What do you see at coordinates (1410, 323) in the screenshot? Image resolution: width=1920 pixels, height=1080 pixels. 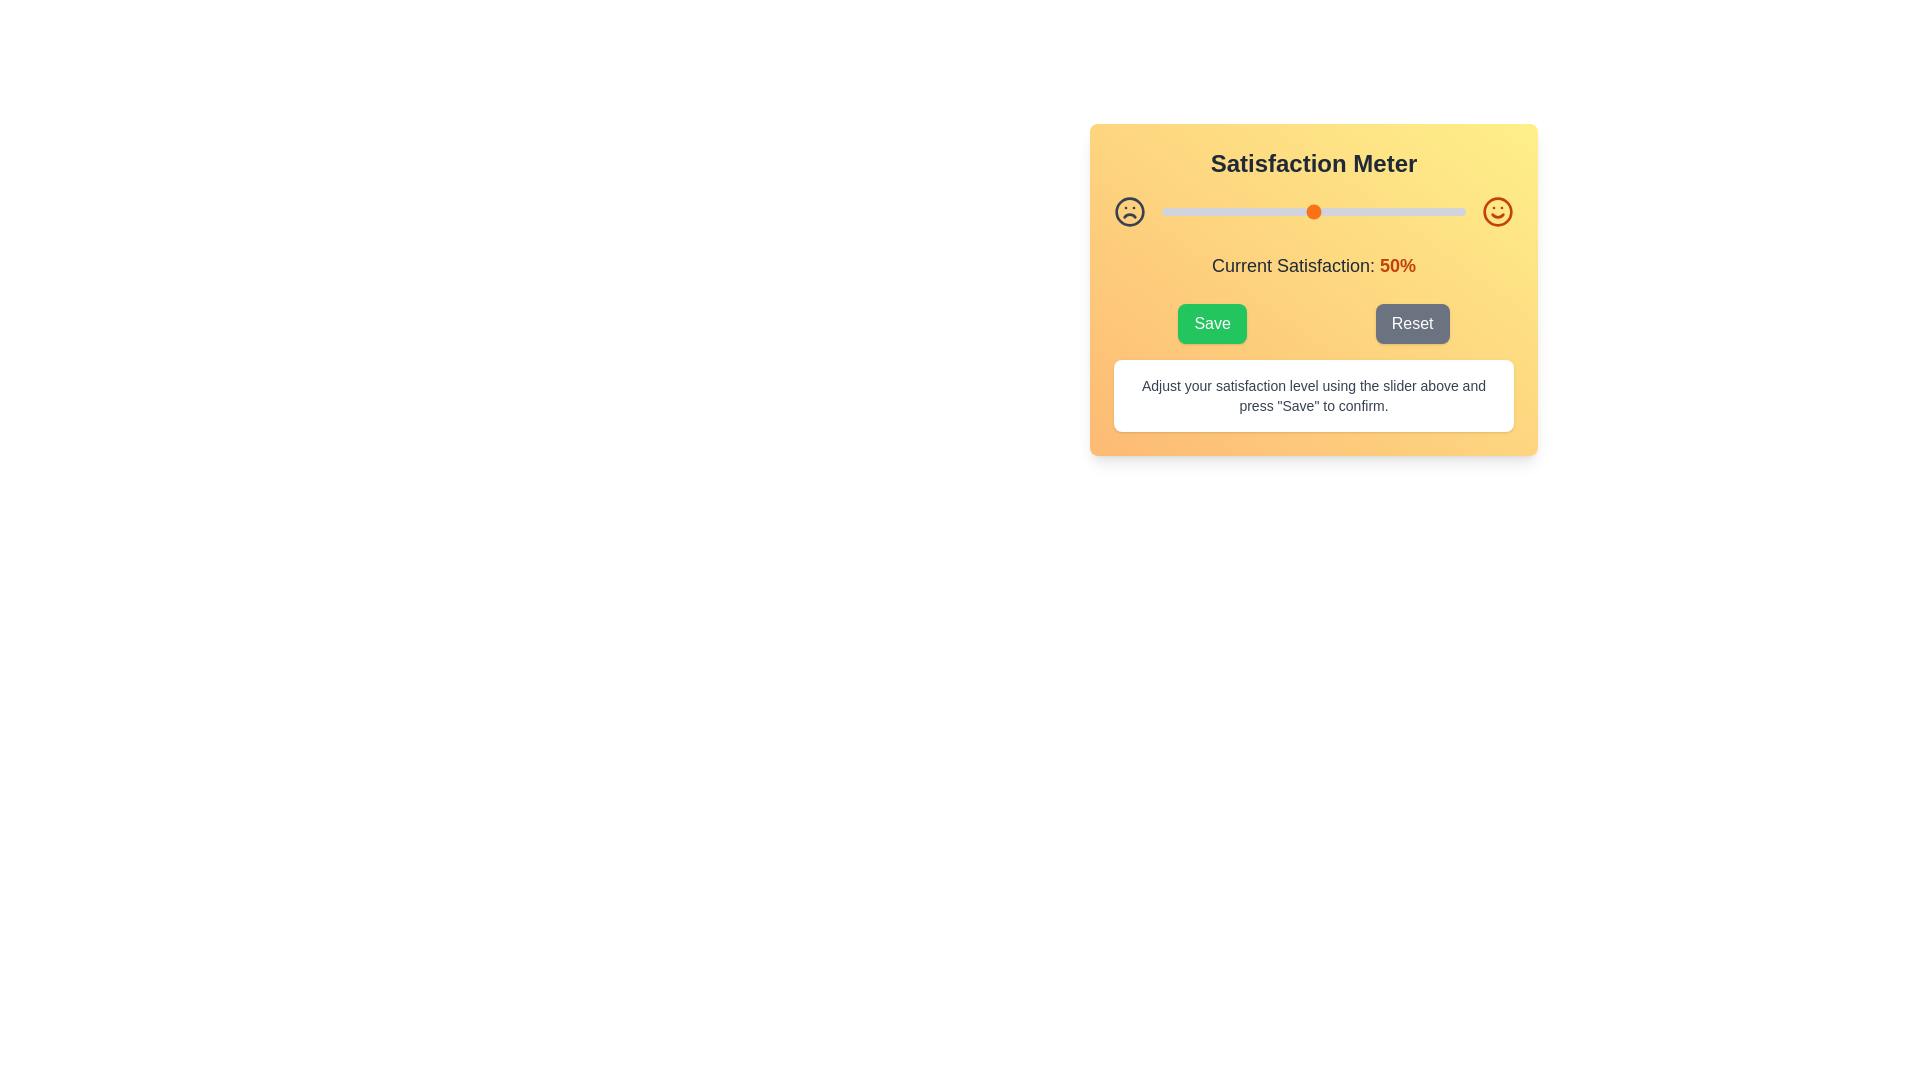 I see `the 'Reset' button to reset the satisfaction level` at bounding box center [1410, 323].